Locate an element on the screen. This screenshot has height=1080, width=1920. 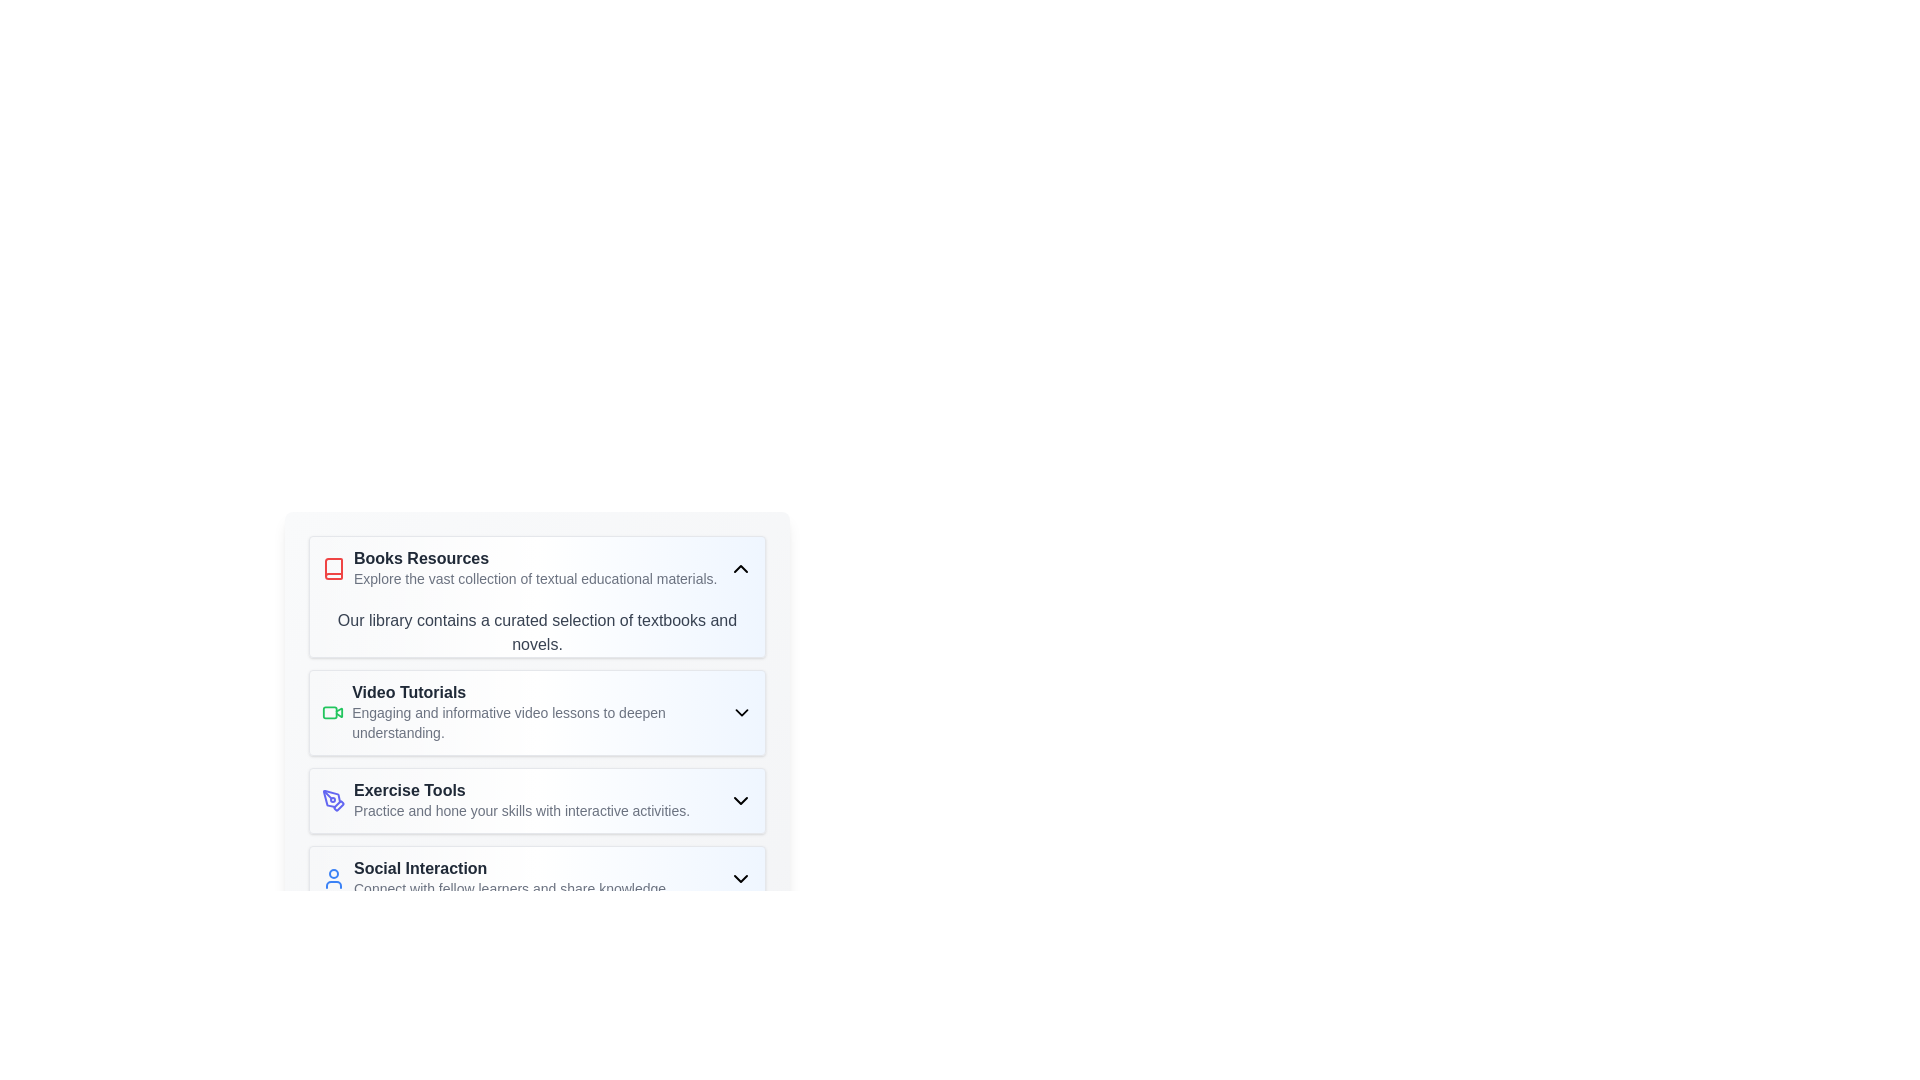
the 'Exercise Tools' text content element, which is the third item in a vertically stacked list of options, positioned between 'Video Tutorials' and 'Social Interaction' is located at coordinates (522, 800).